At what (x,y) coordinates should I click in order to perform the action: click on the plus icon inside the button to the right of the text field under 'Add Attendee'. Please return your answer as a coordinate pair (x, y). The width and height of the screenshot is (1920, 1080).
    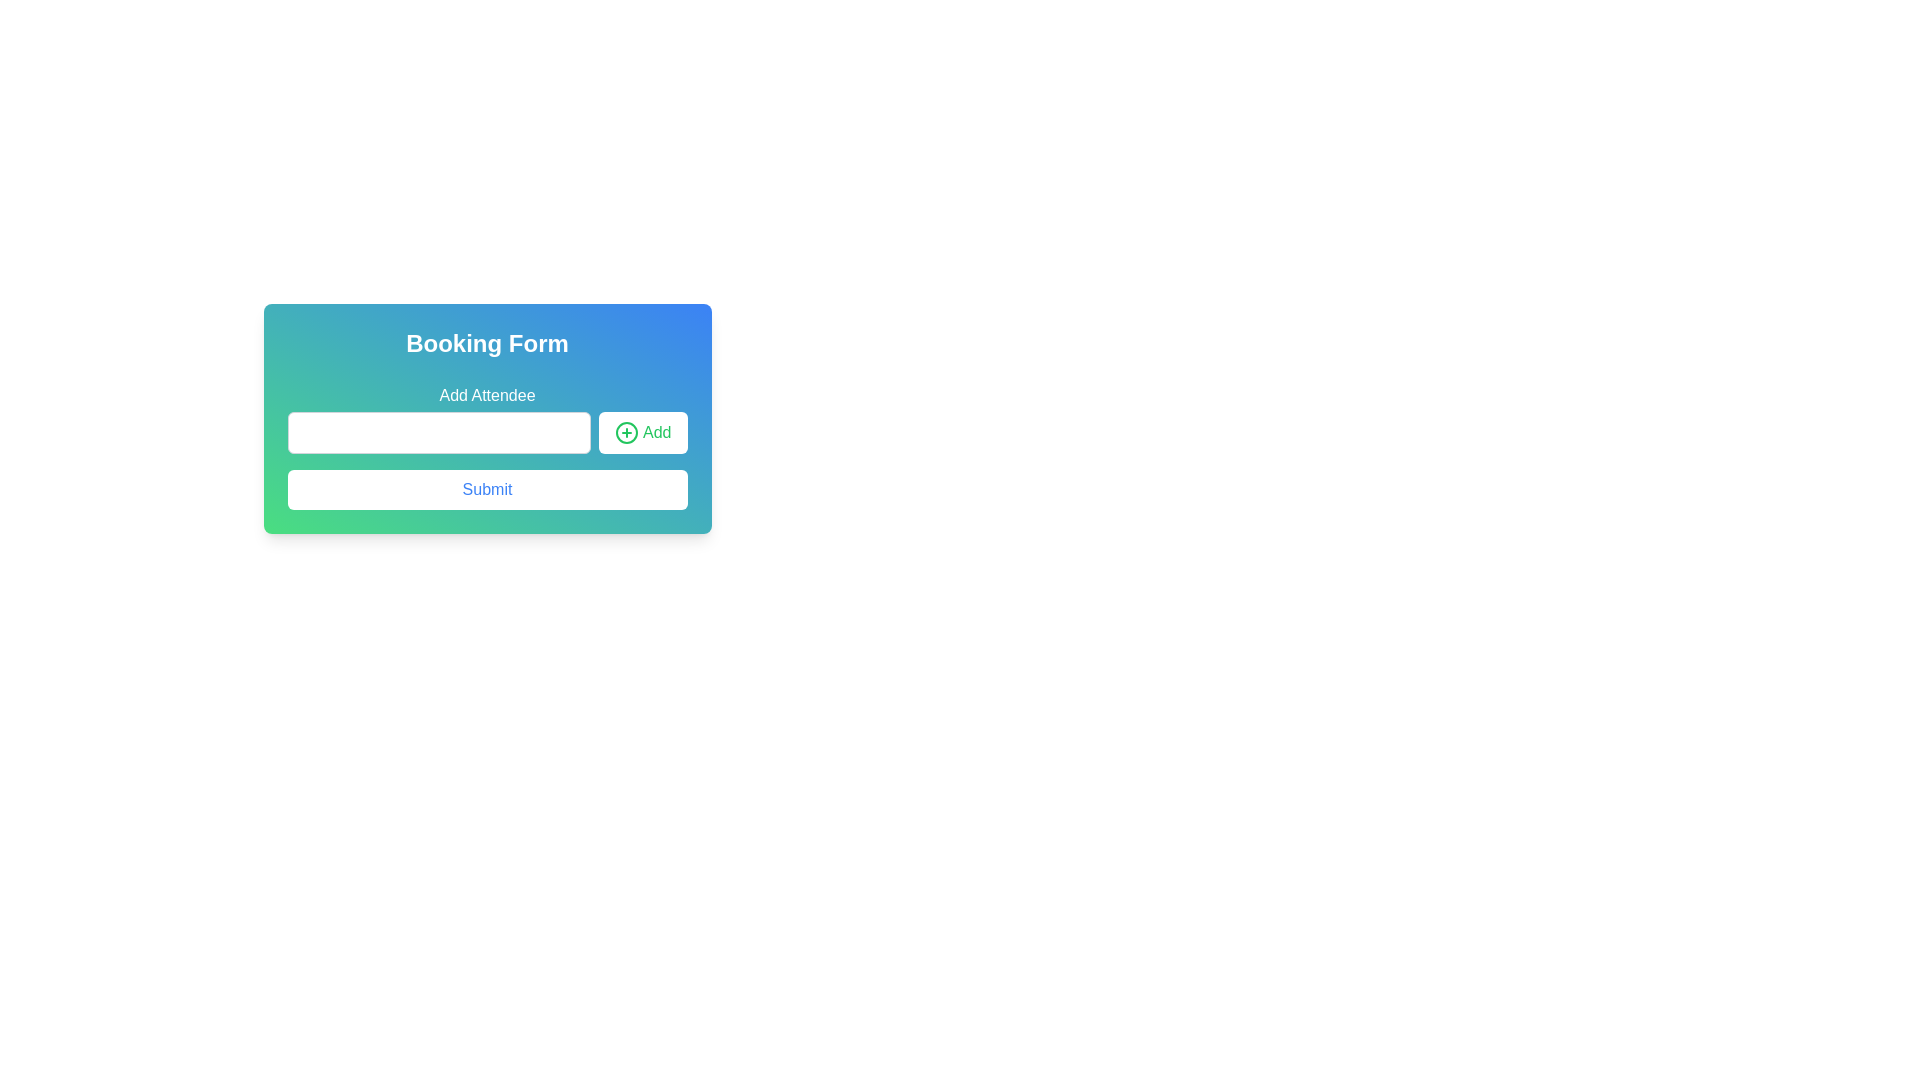
    Looking at the image, I should click on (626, 432).